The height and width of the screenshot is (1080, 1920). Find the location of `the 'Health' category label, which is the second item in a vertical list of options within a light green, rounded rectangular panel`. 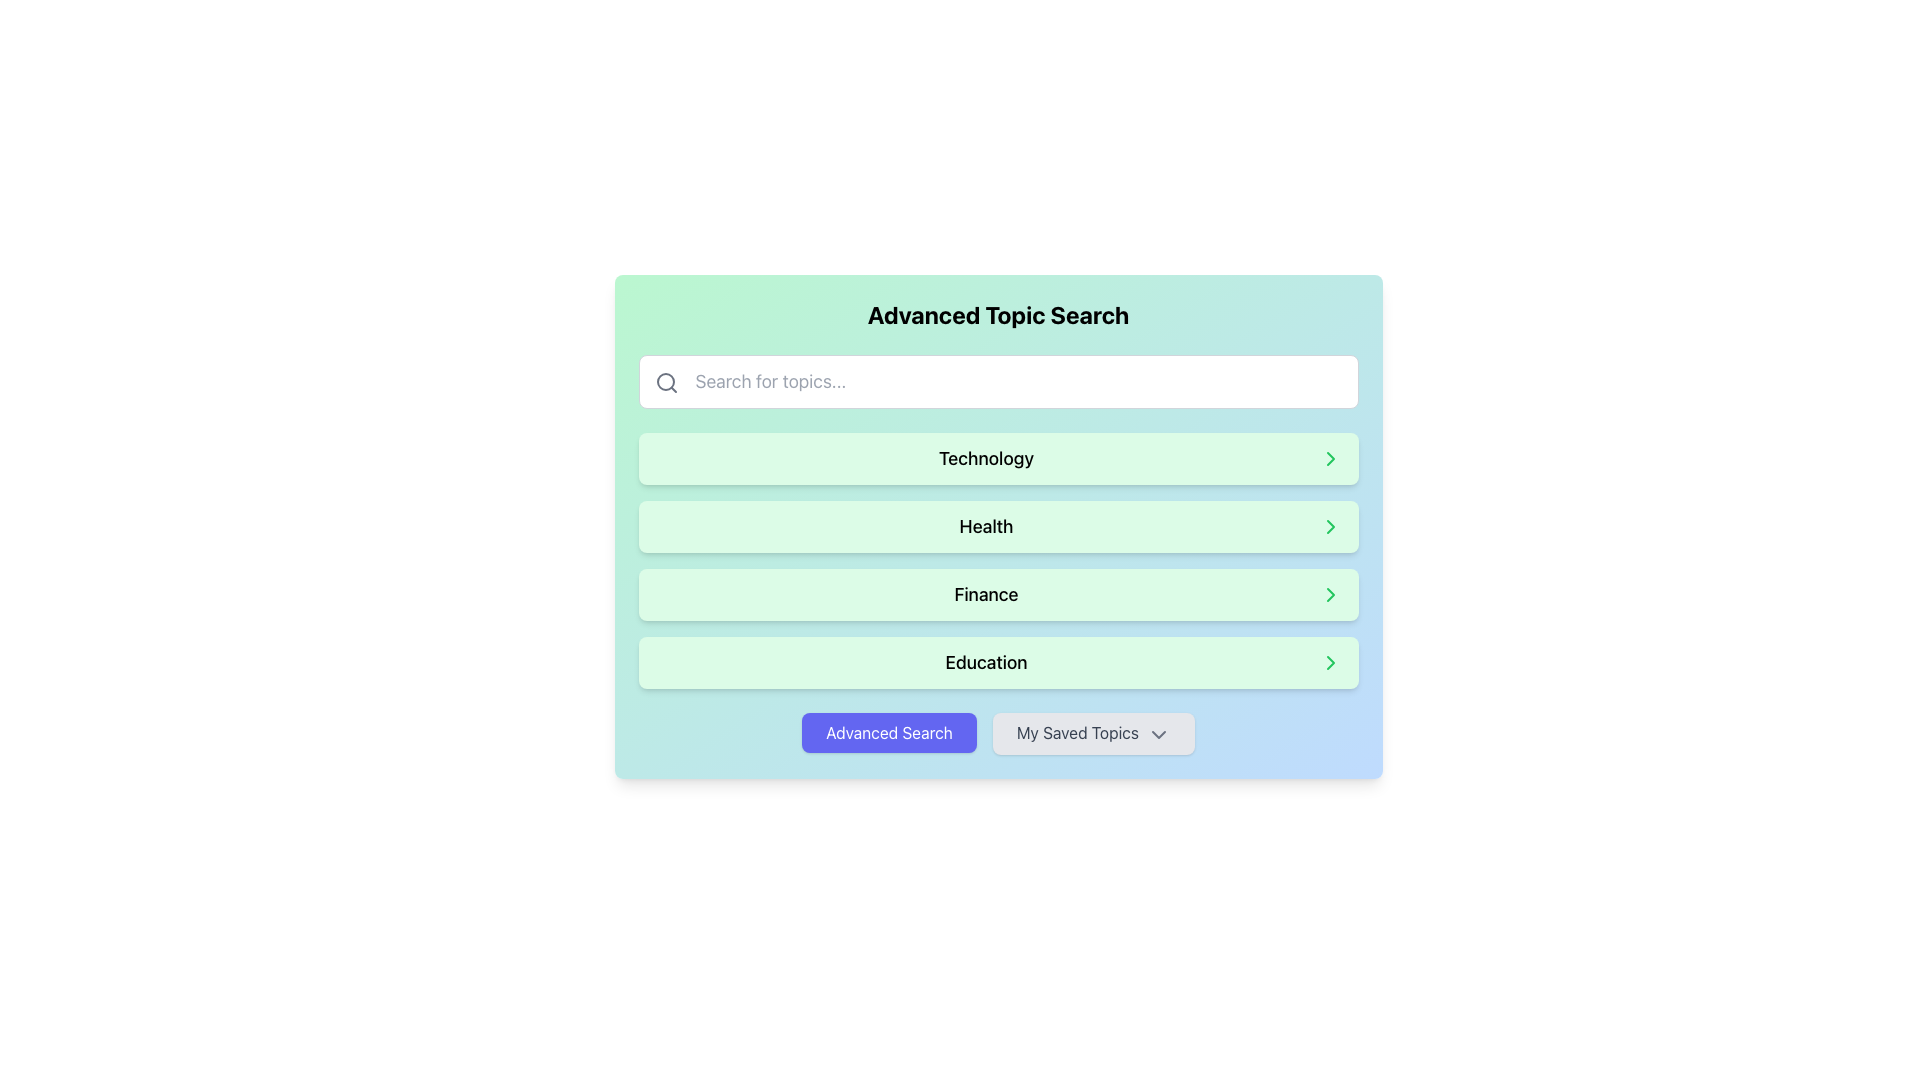

the 'Health' category label, which is the second item in a vertical list of options within a light green, rounded rectangular panel is located at coordinates (986, 526).